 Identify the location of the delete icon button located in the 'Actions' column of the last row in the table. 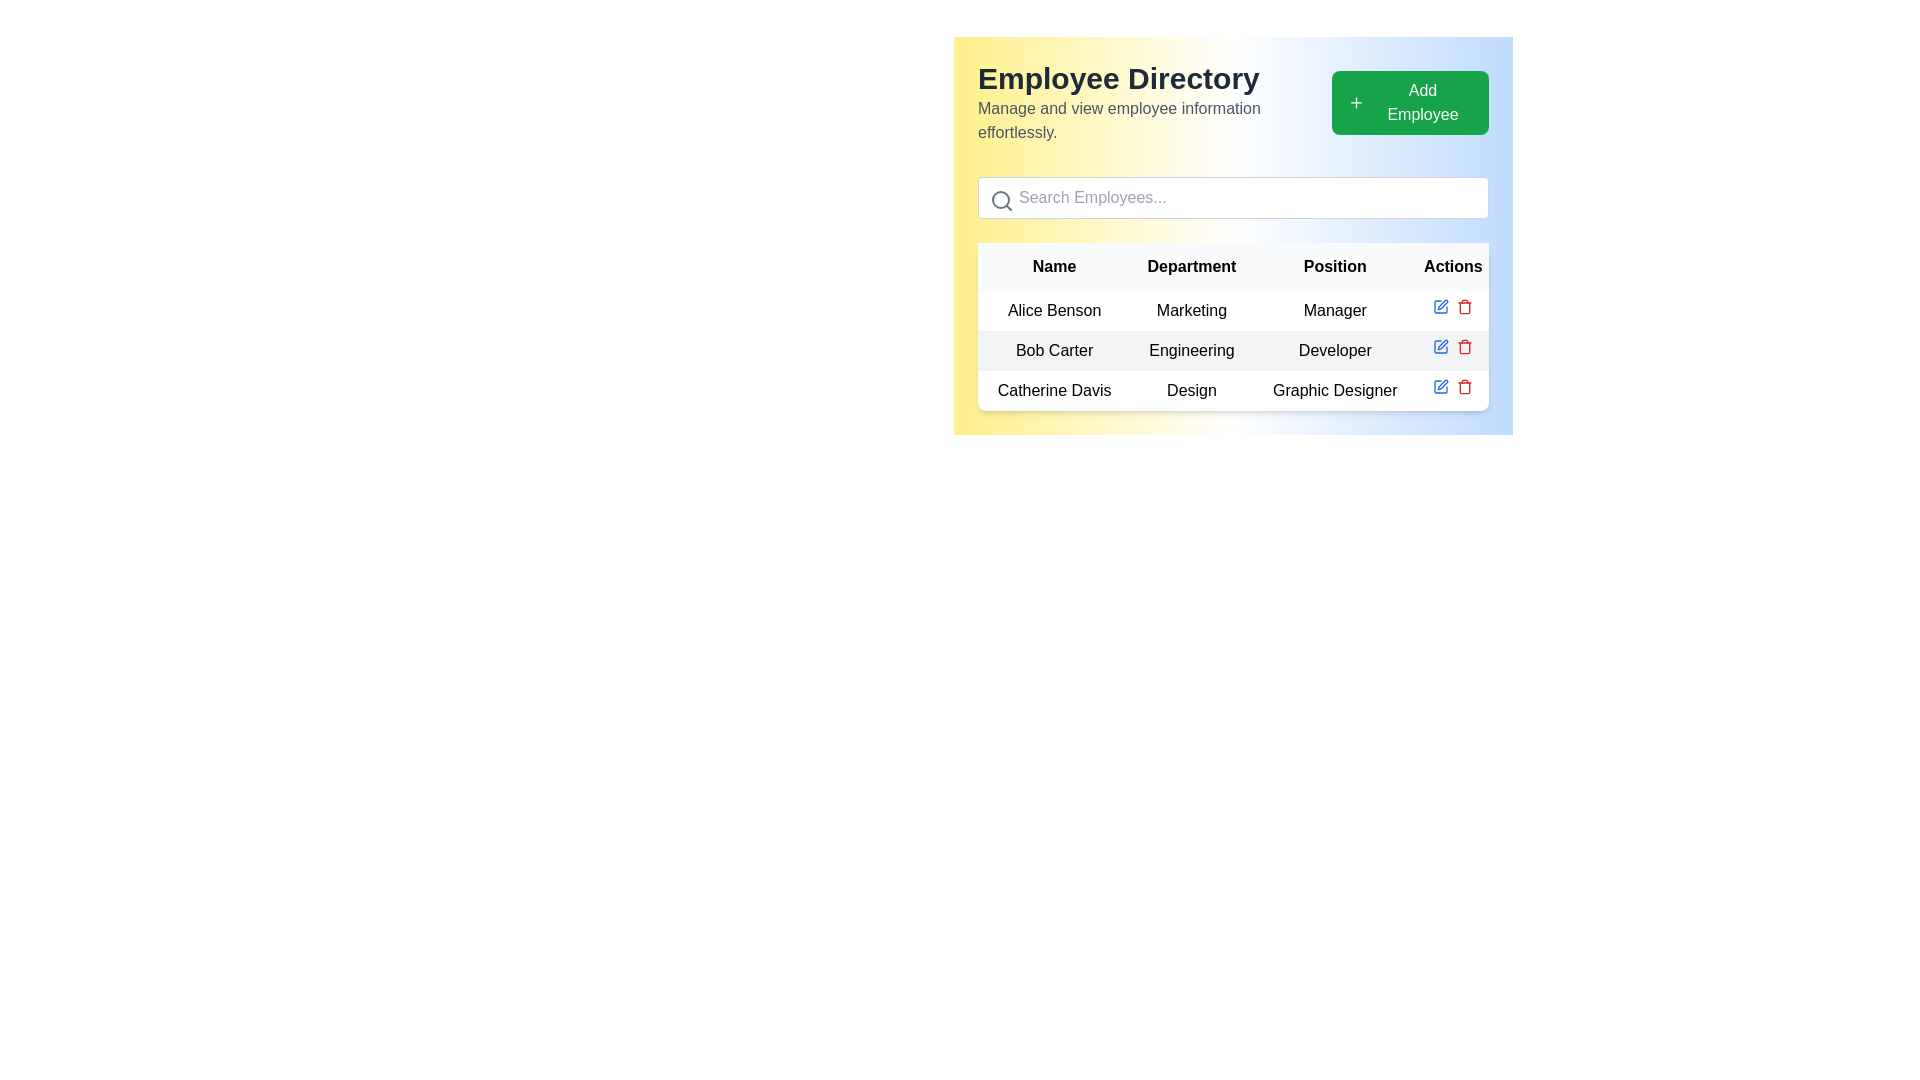
(1465, 307).